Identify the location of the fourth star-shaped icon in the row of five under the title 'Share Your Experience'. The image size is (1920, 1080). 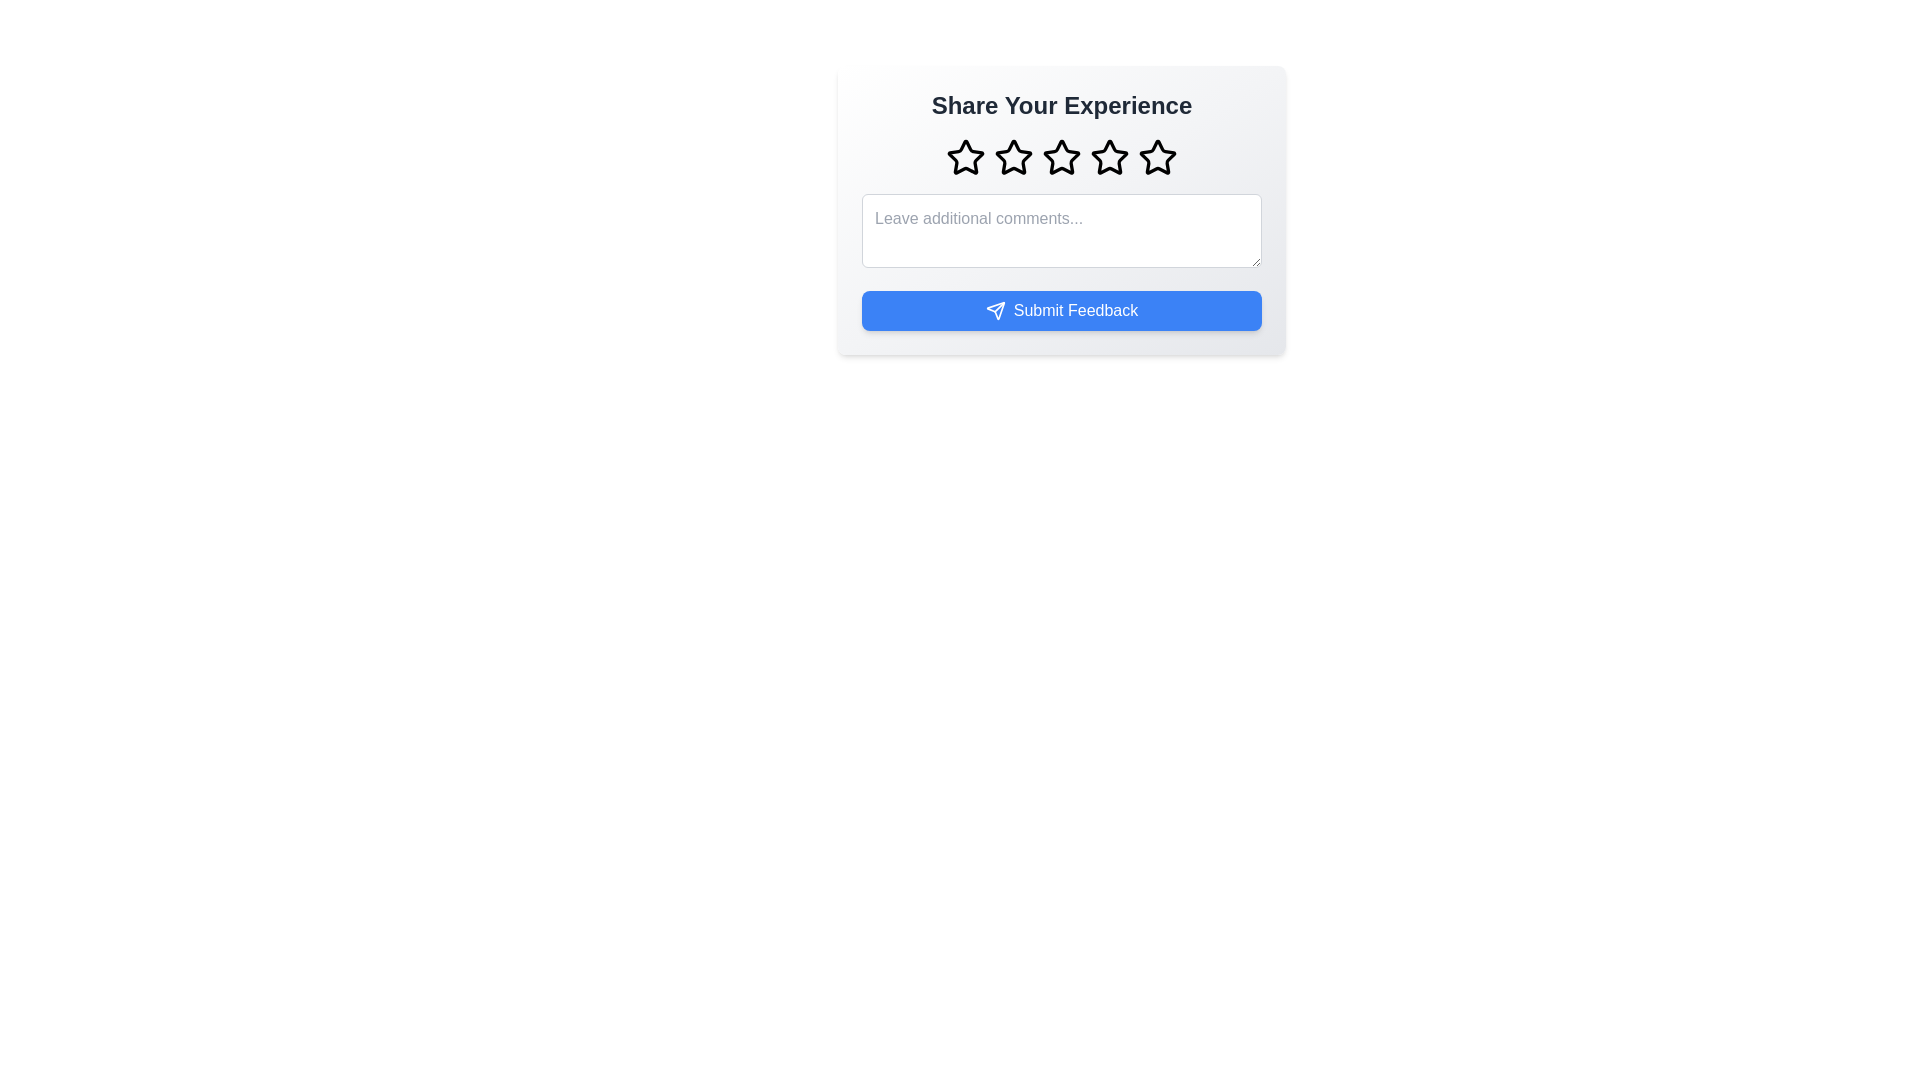
(1108, 156).